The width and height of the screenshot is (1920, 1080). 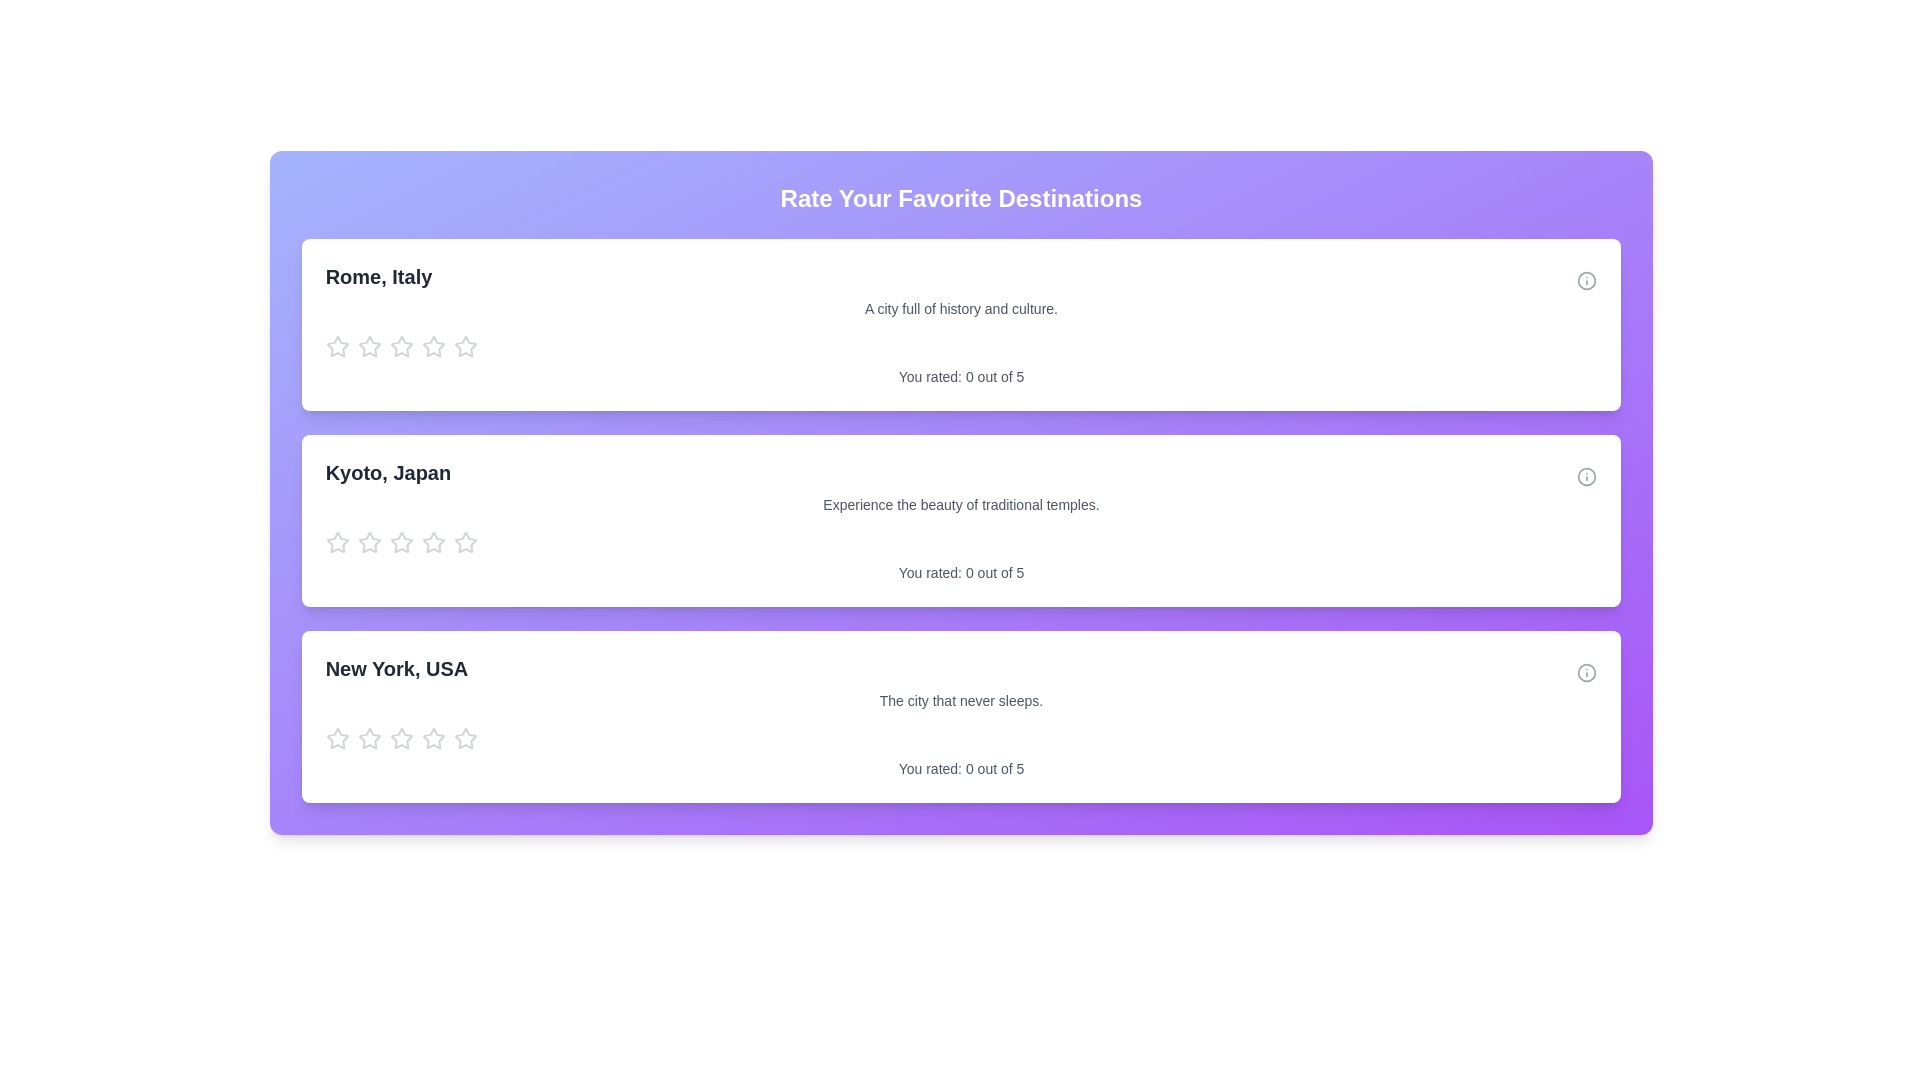 What do you see at coordinates (400, 542) in the screenshot?
I see `the second star-shaped rating icon with a hollow outline and gray color under the entry for 'Kyoto, Japan'` at bounding box center [400, 542].